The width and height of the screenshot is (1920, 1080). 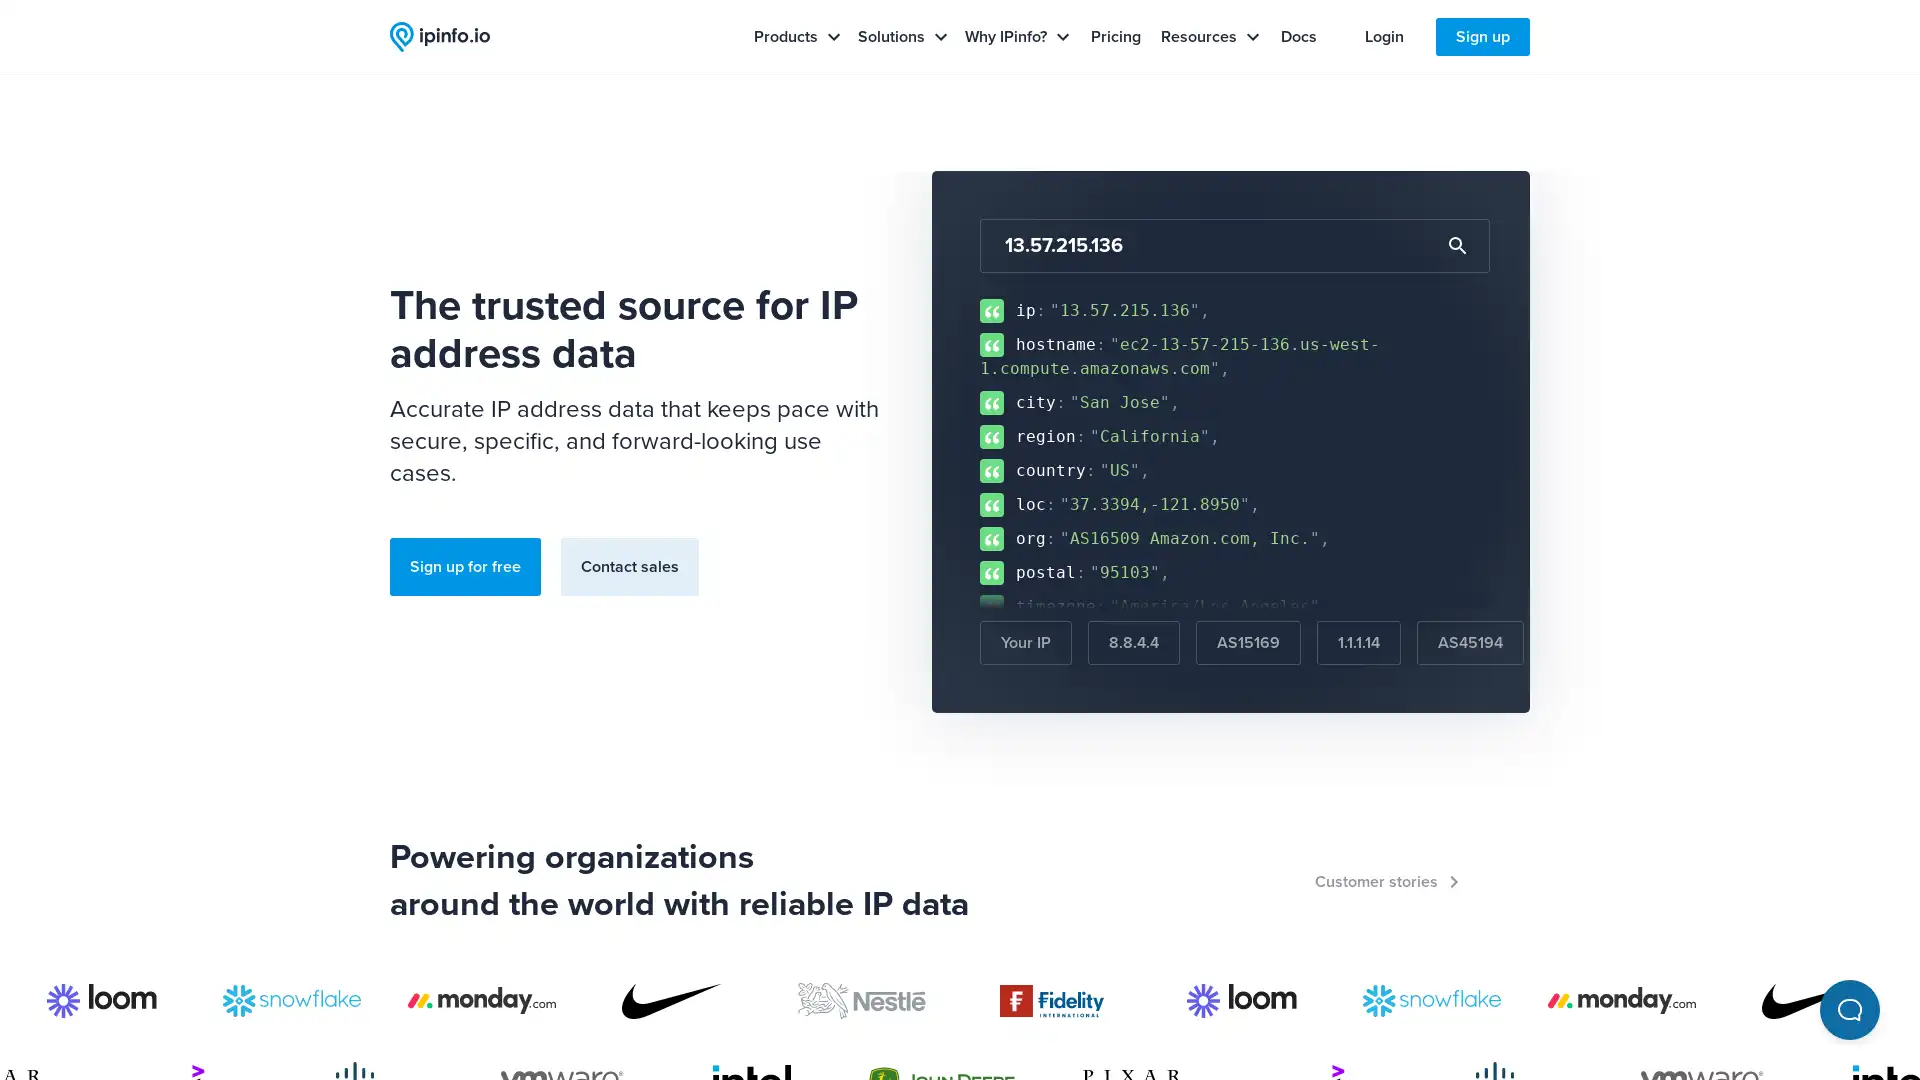 What do you see at coordinates (1026, 643) in the screenshot?
I see `Your IP` at bounding box center [1026, 643].